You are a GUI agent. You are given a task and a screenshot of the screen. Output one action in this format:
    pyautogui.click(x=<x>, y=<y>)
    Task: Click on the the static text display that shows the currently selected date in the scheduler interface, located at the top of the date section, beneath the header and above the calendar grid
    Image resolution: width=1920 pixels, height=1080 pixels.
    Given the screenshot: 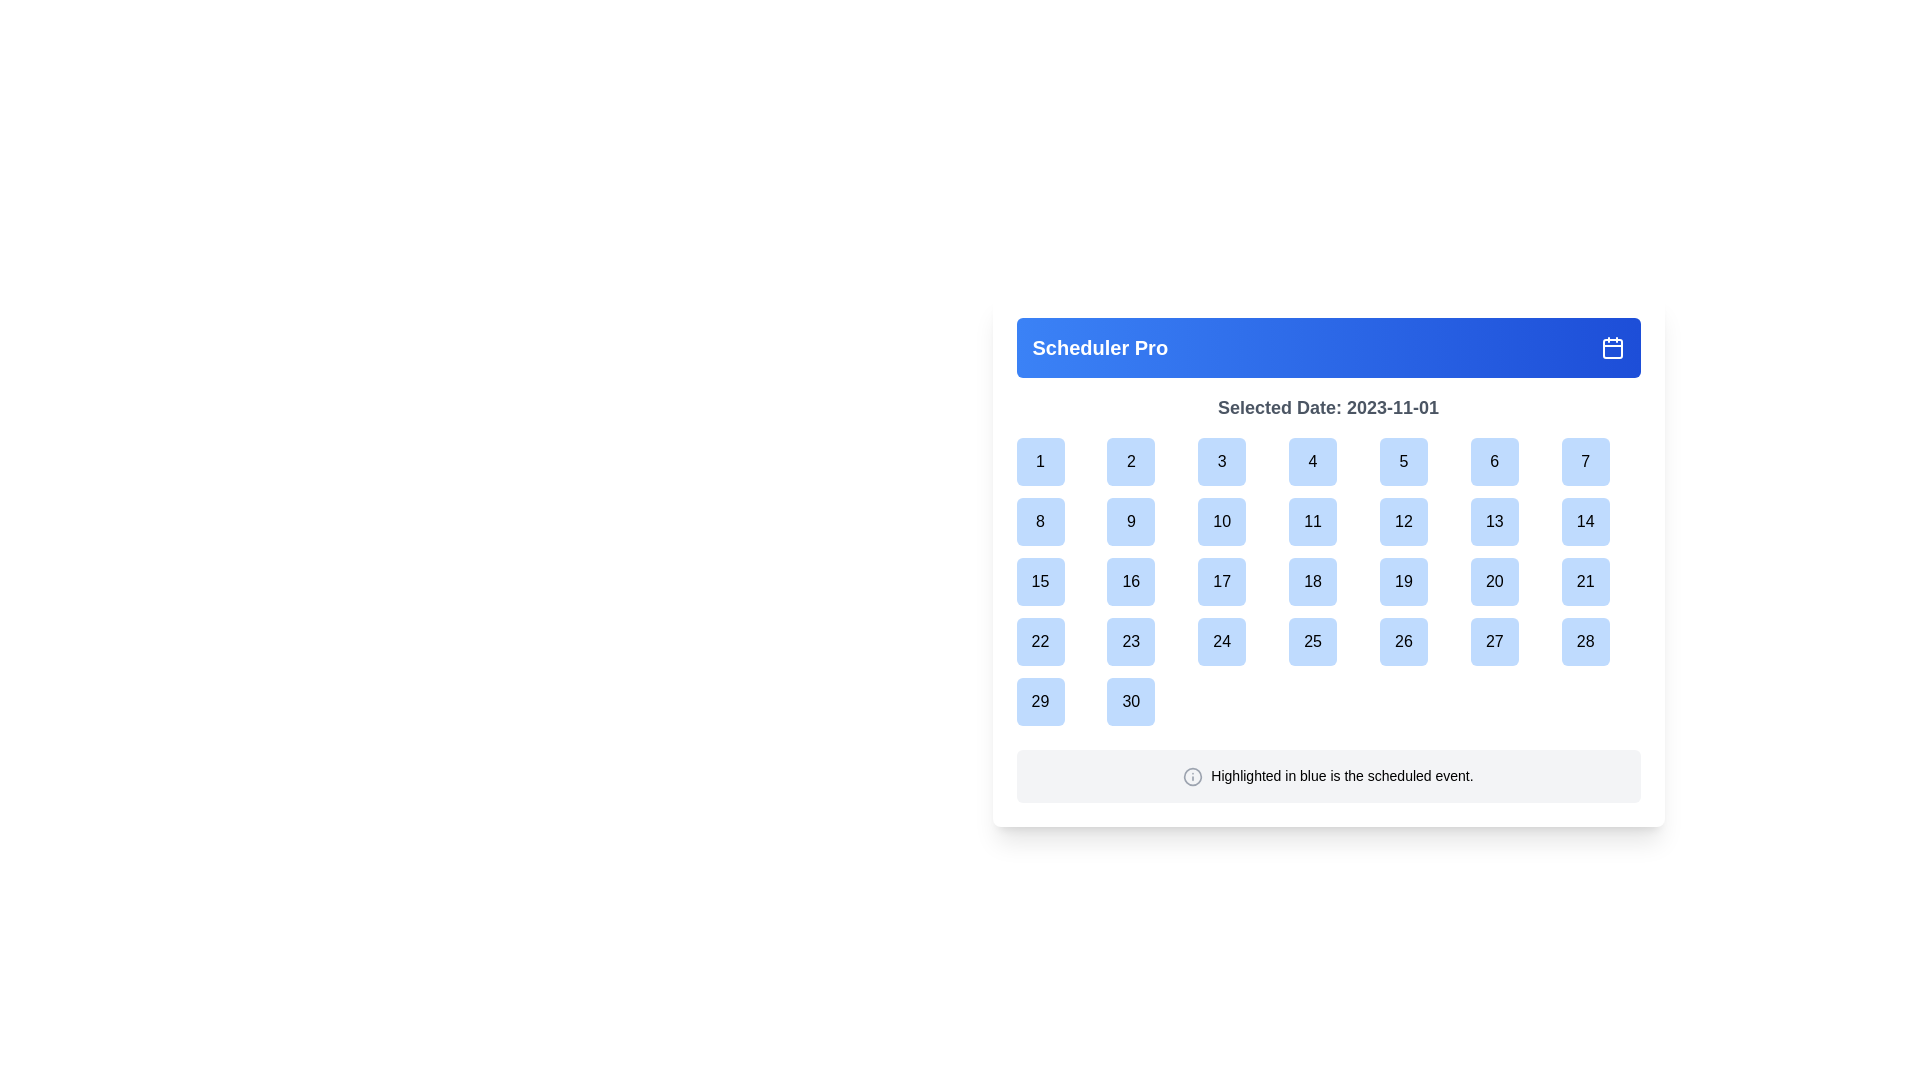 What is the action you would take?
    pyautogui.click(x=1328, y=407)
    